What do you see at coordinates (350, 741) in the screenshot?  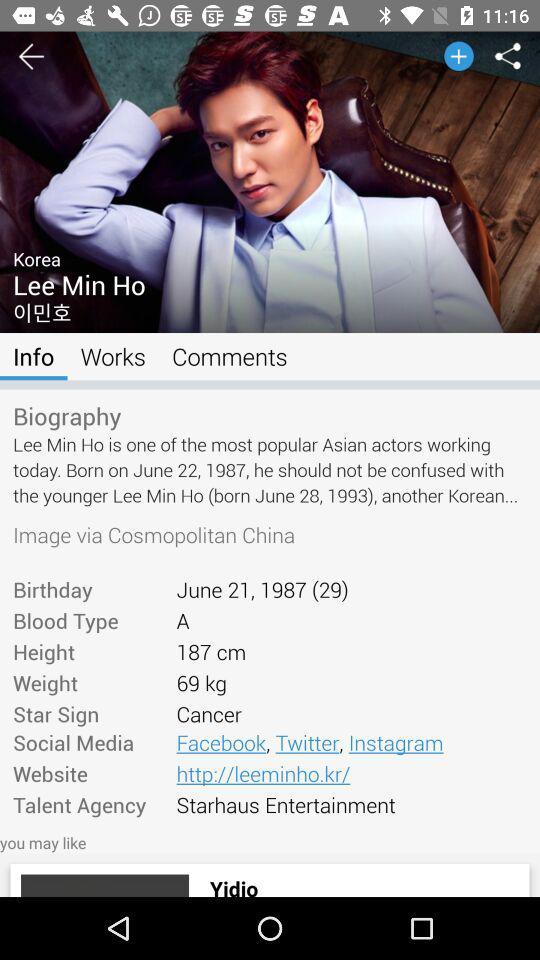 I see `icon to the right of star sign icon` at bounding box center [350, 741].